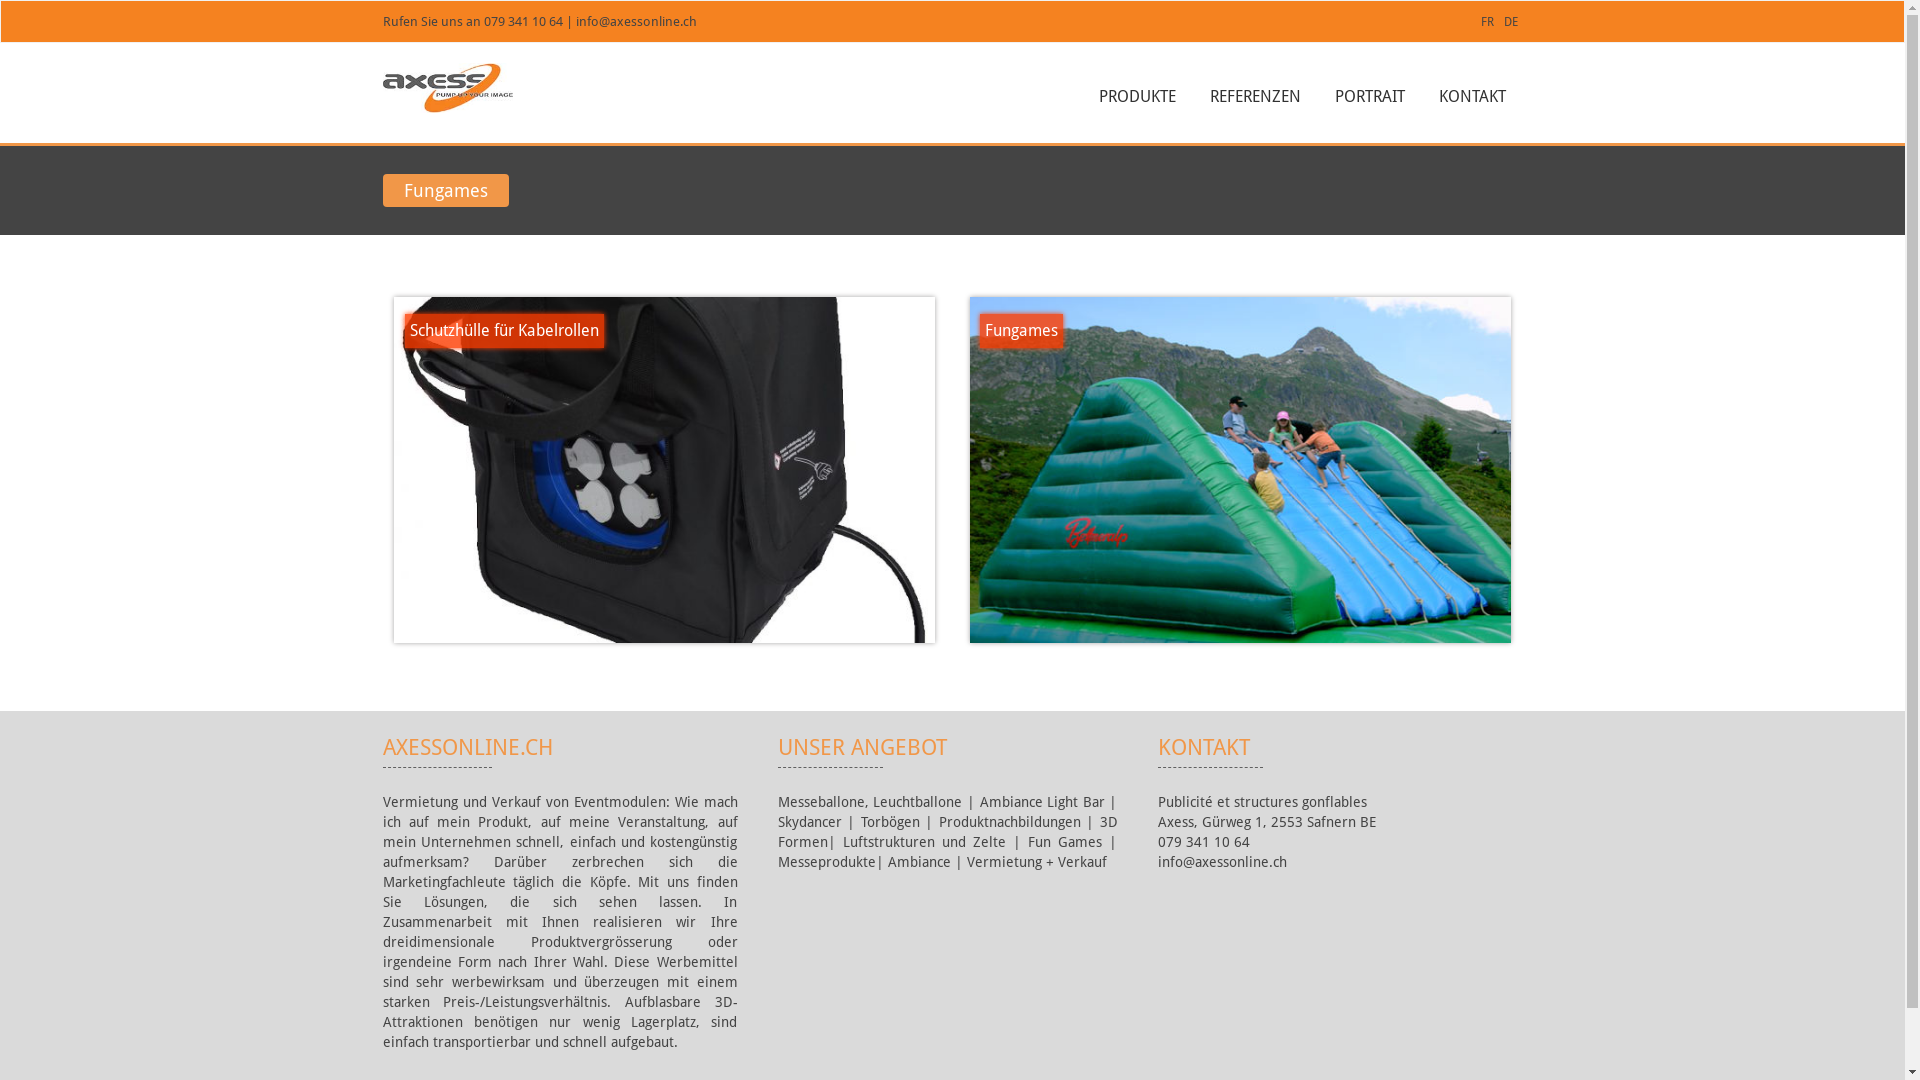  I want to click on 'PRODUKTE', so click(1136, 96).